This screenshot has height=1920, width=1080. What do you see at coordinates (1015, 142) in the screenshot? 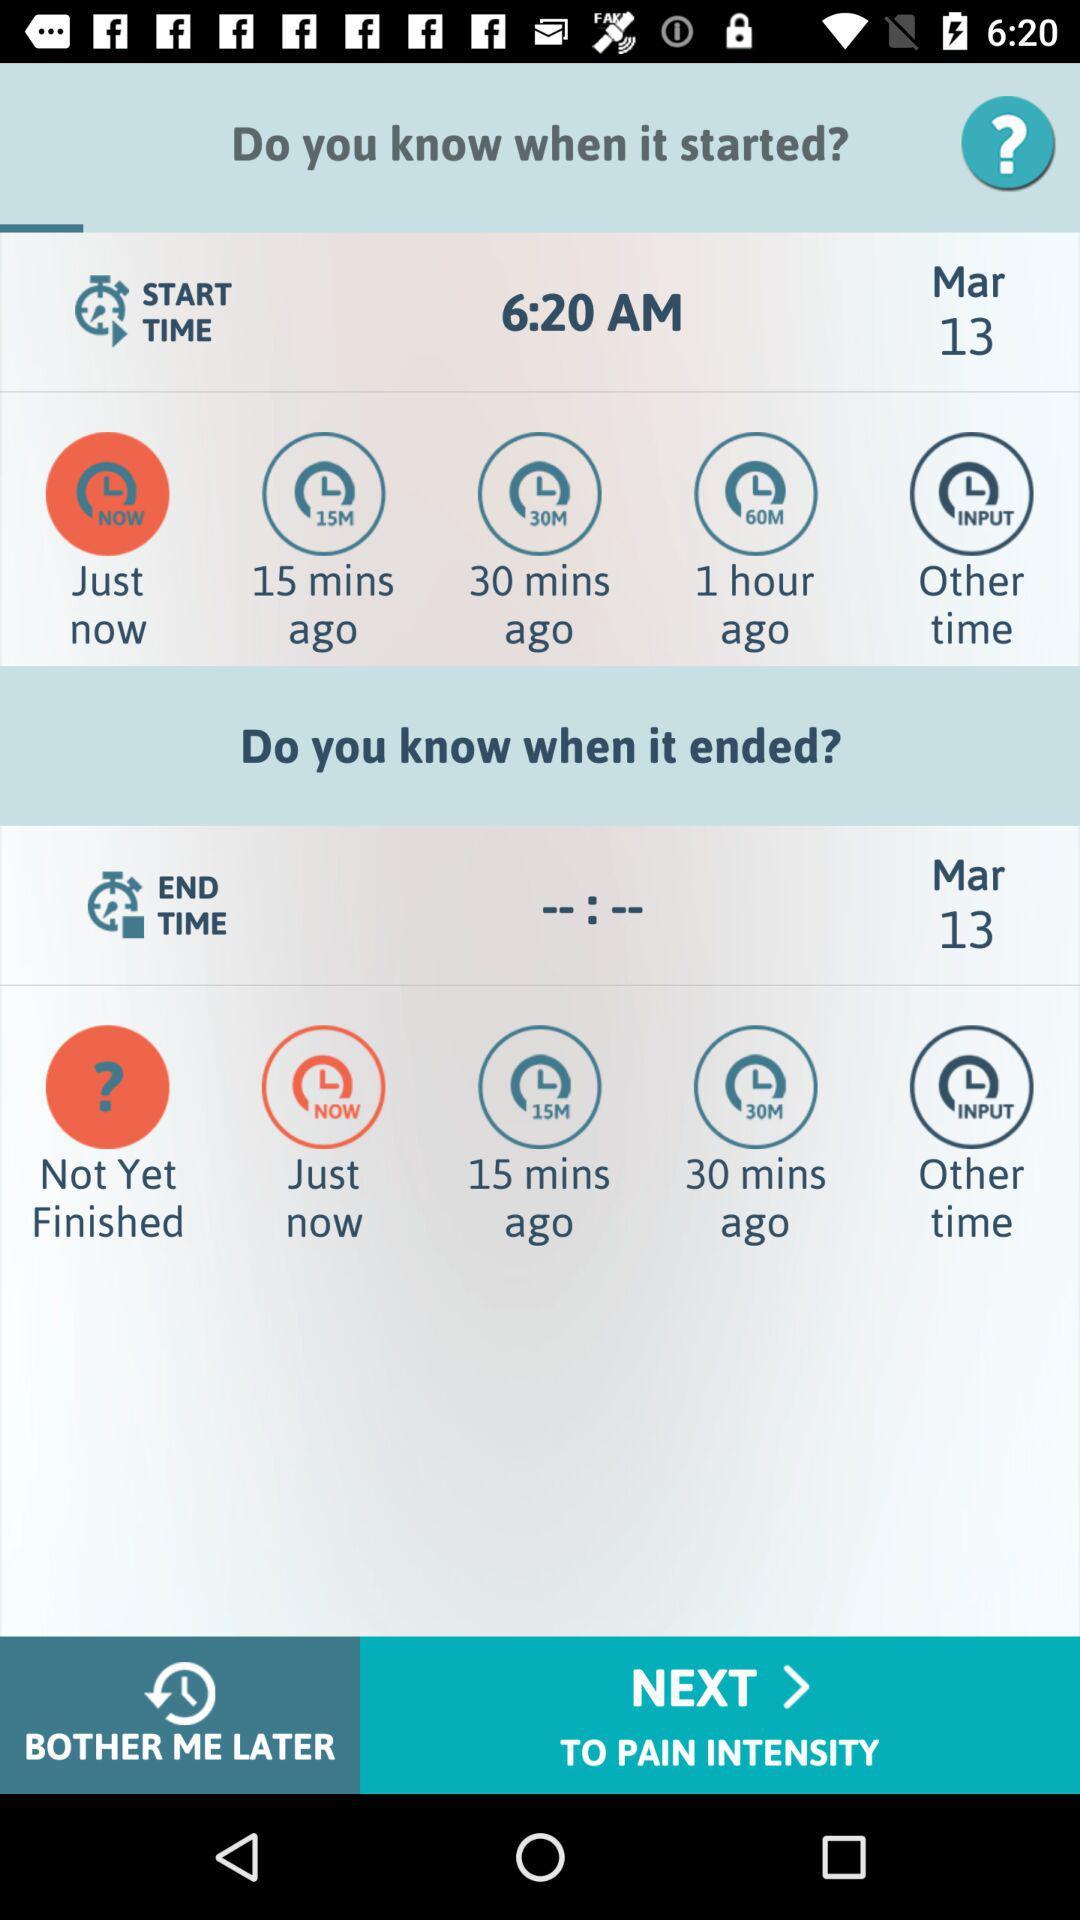
I see `the icon to the right of do you know item` at bounding box center [1015, 142].